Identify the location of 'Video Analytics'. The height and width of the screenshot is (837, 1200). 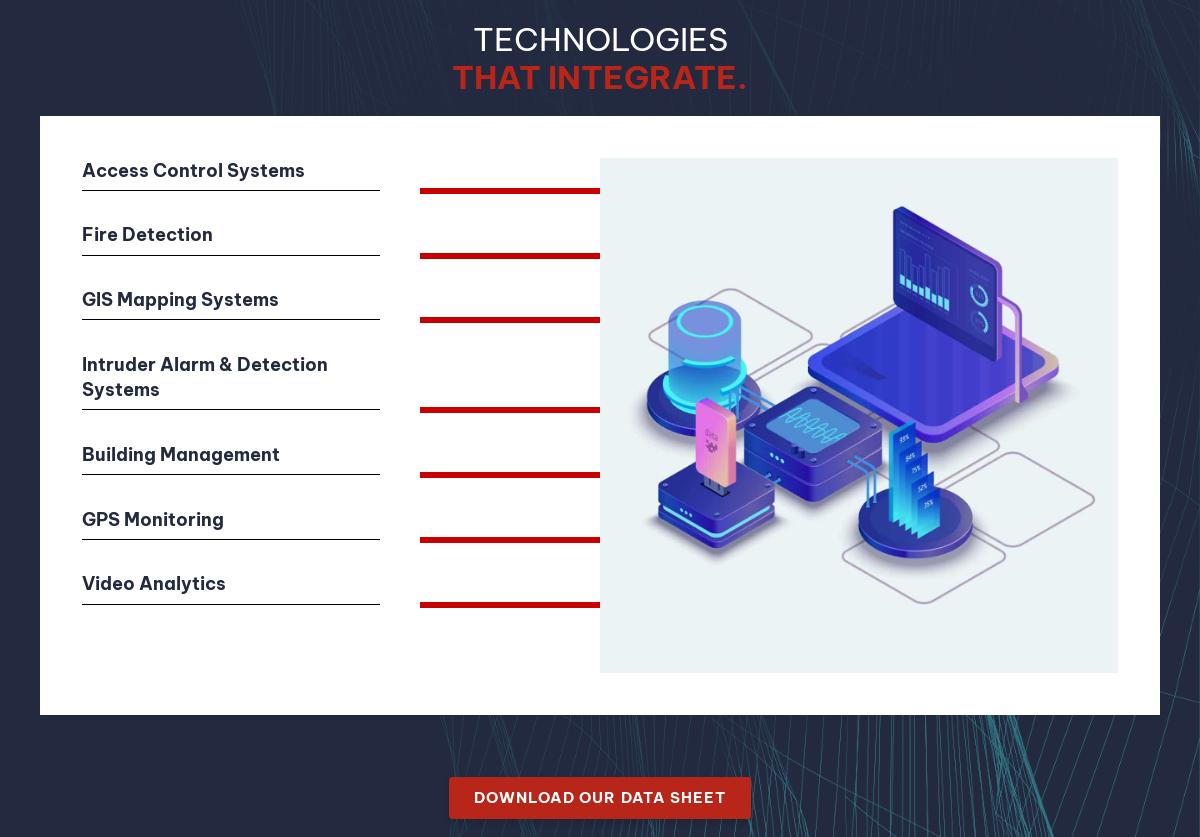
(152, 583).